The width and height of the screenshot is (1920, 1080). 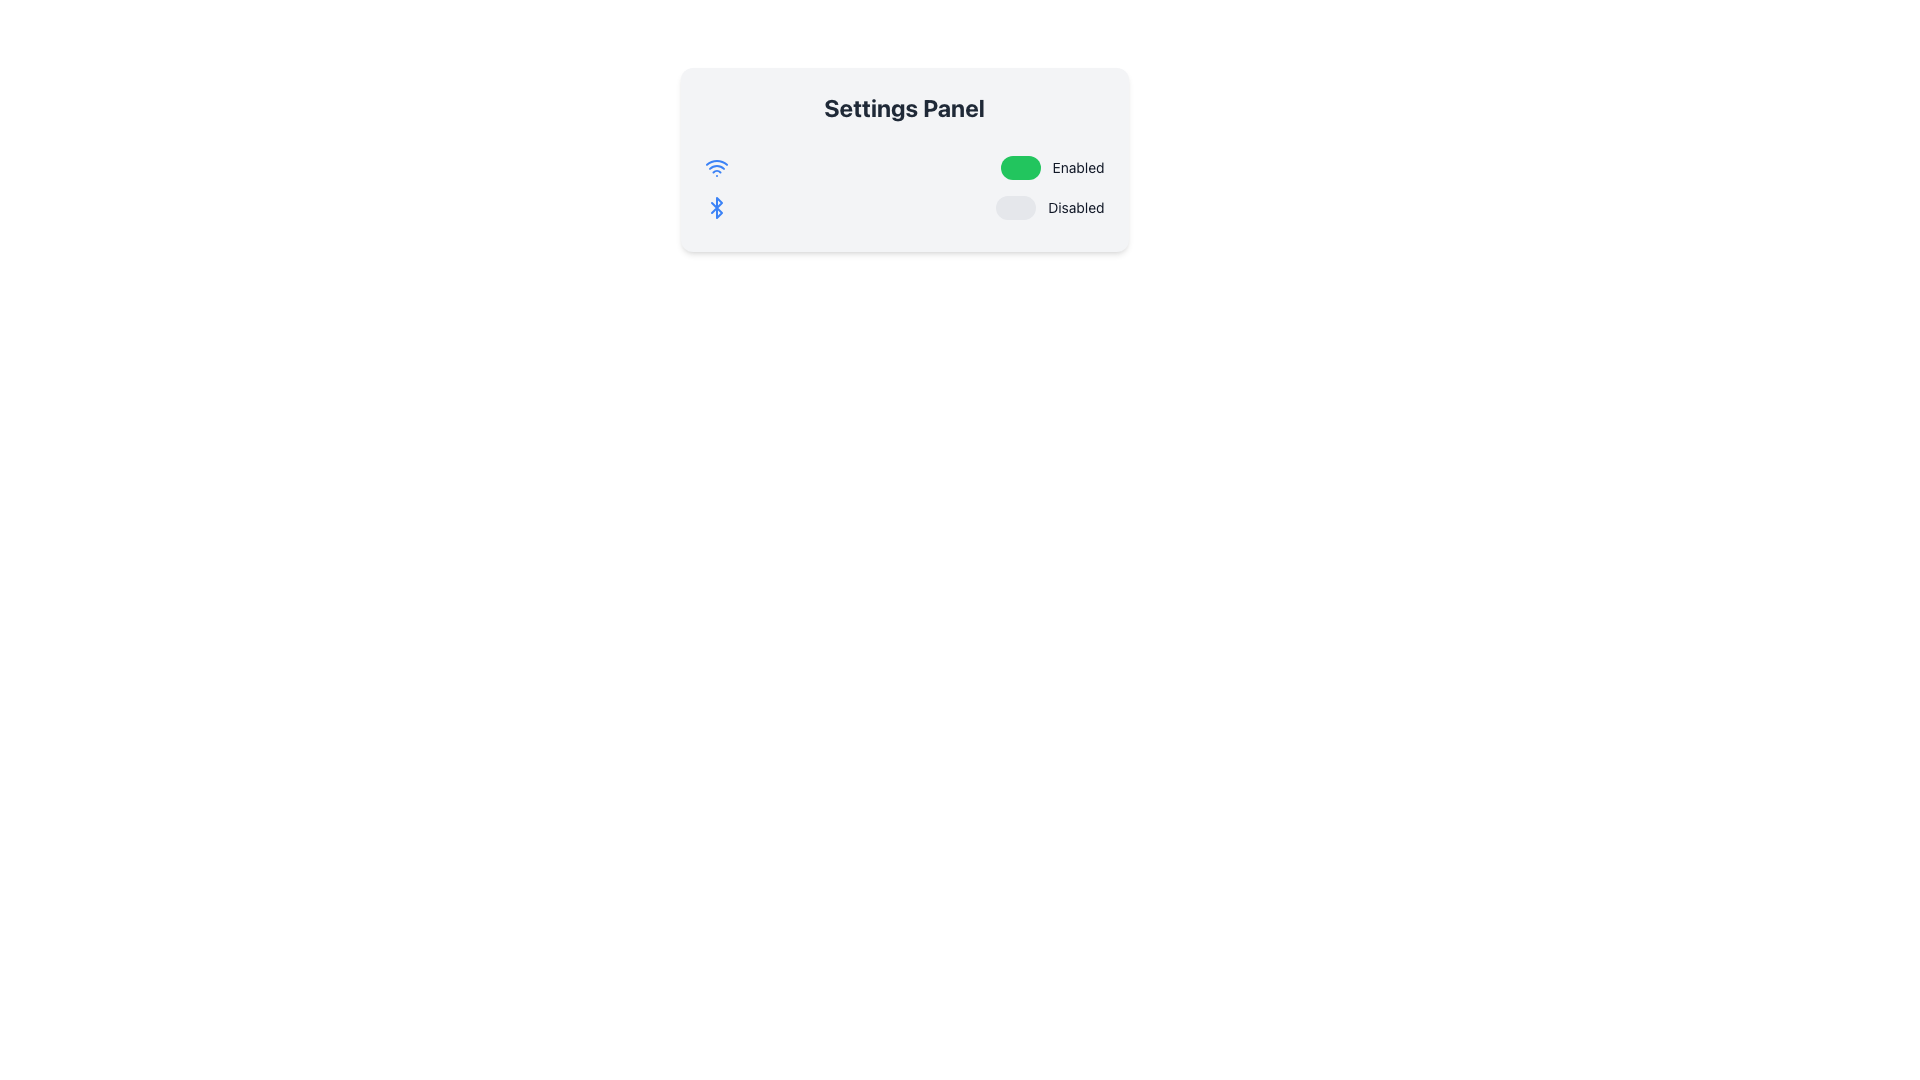 I want to click on the Bluetooth icon located within the settings panel, which has a blue outline and is positioned directly below the Wi-Fi symbol, so click(x=716, y=208).